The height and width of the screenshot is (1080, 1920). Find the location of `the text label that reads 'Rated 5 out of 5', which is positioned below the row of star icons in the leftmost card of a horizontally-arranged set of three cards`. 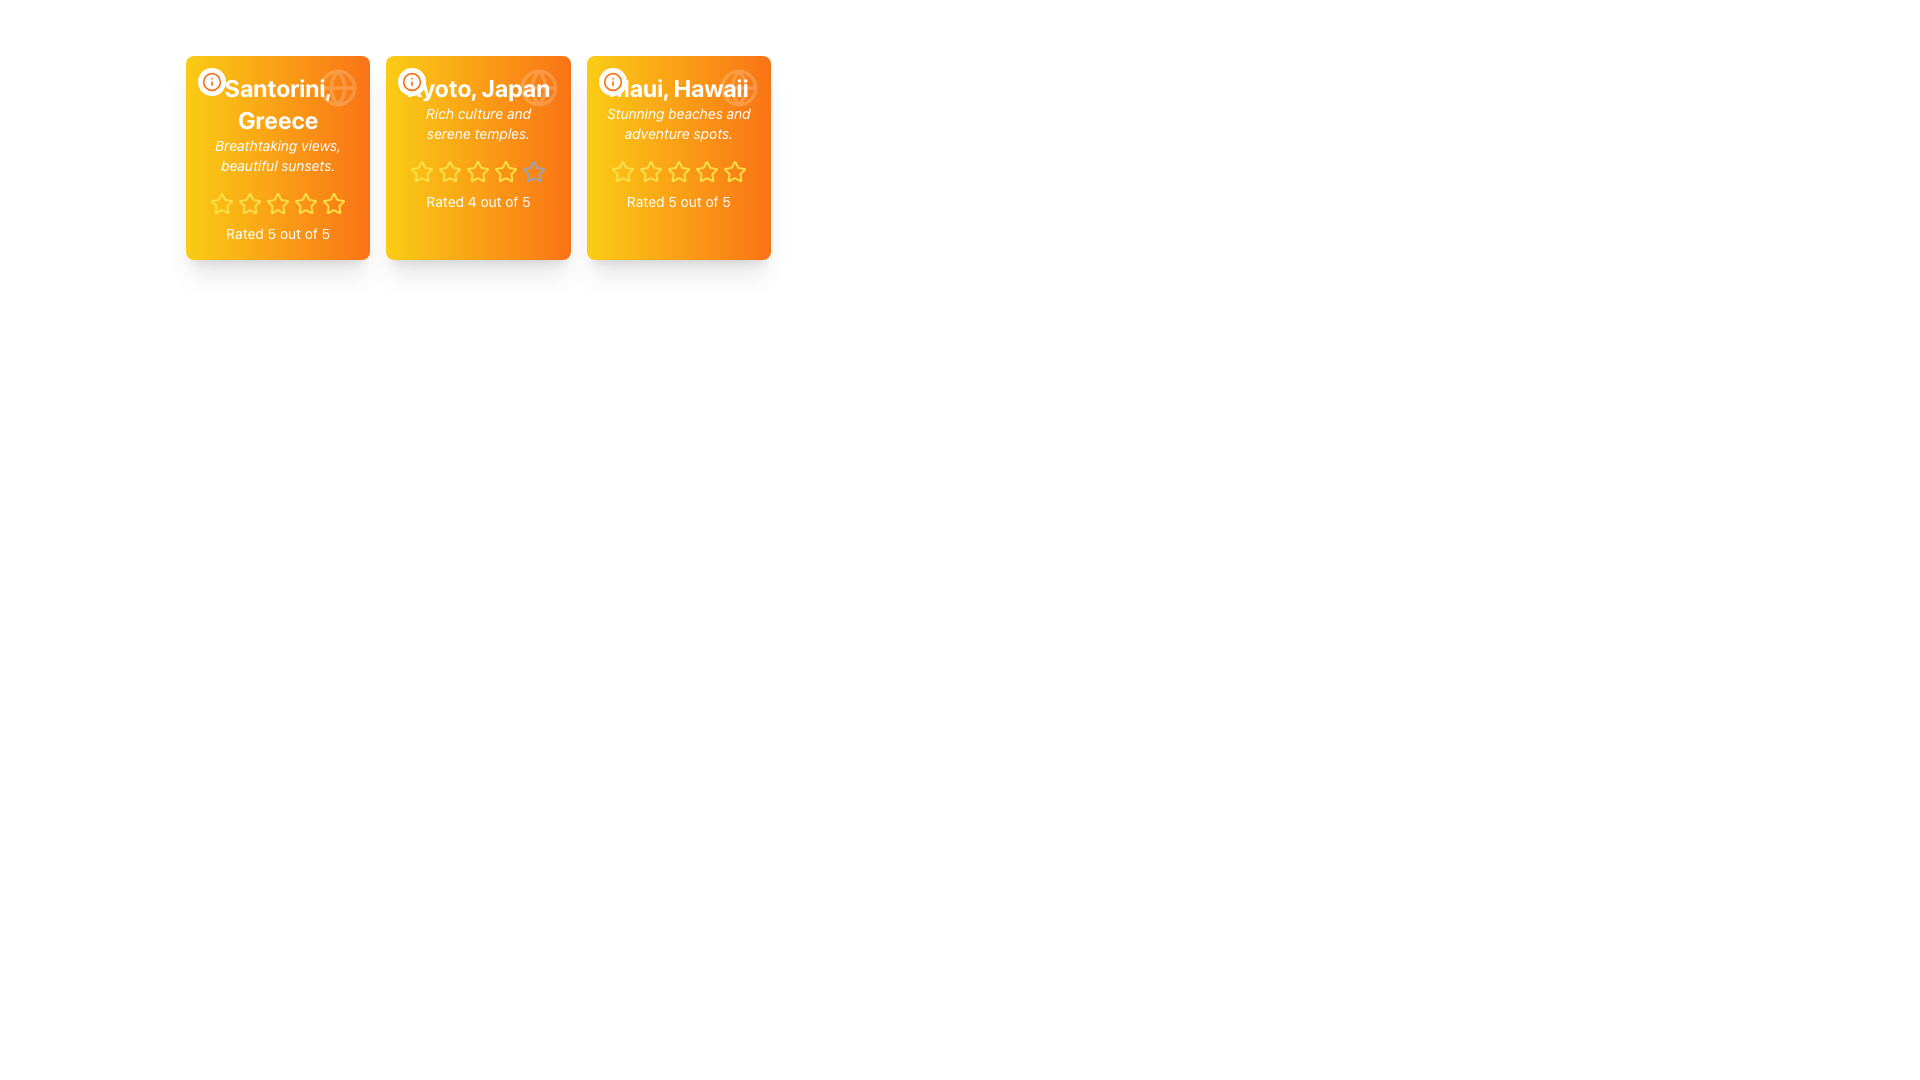

the text label that reads 'Rated 5 out of 5', which is positioned below the row of star icons in the leftmost card of a horizontally-arranged set of three cards is located at coordinates (277, 233).